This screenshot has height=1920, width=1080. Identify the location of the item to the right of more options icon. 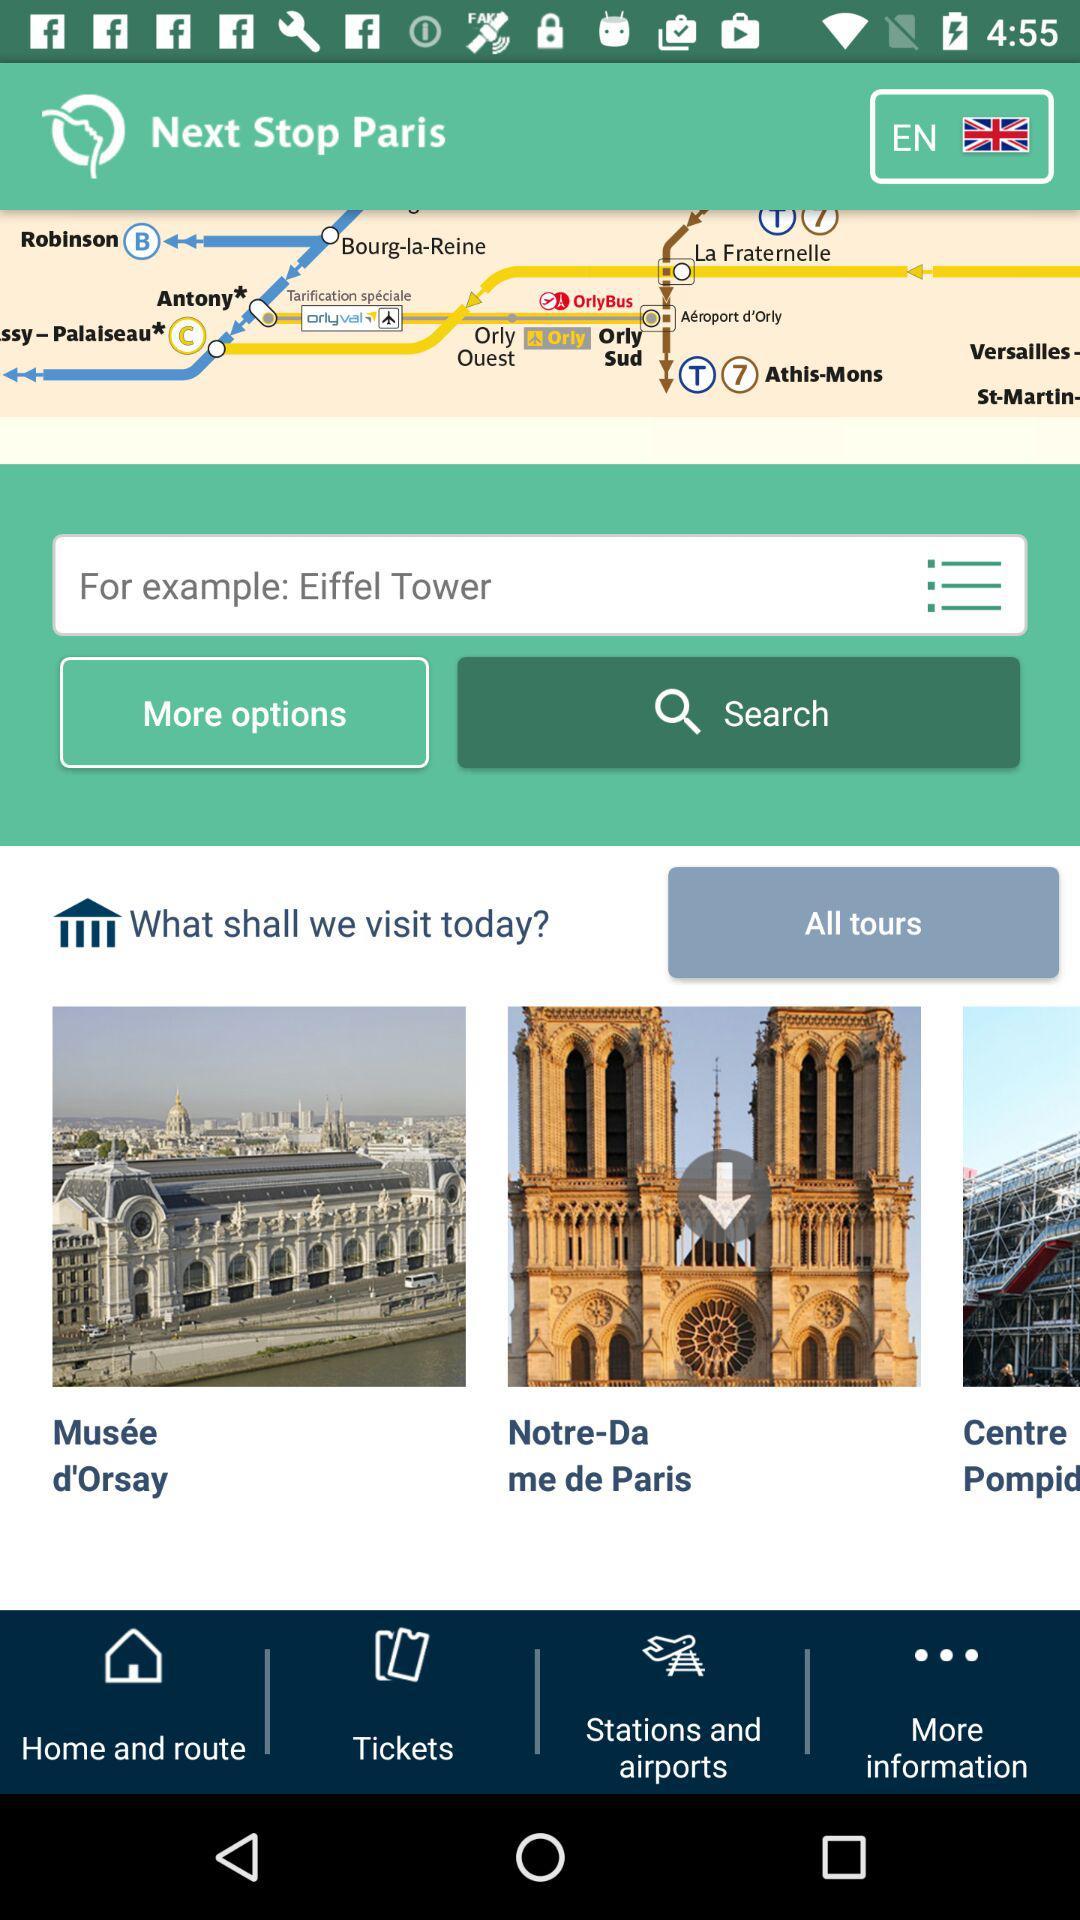
(963, 584).